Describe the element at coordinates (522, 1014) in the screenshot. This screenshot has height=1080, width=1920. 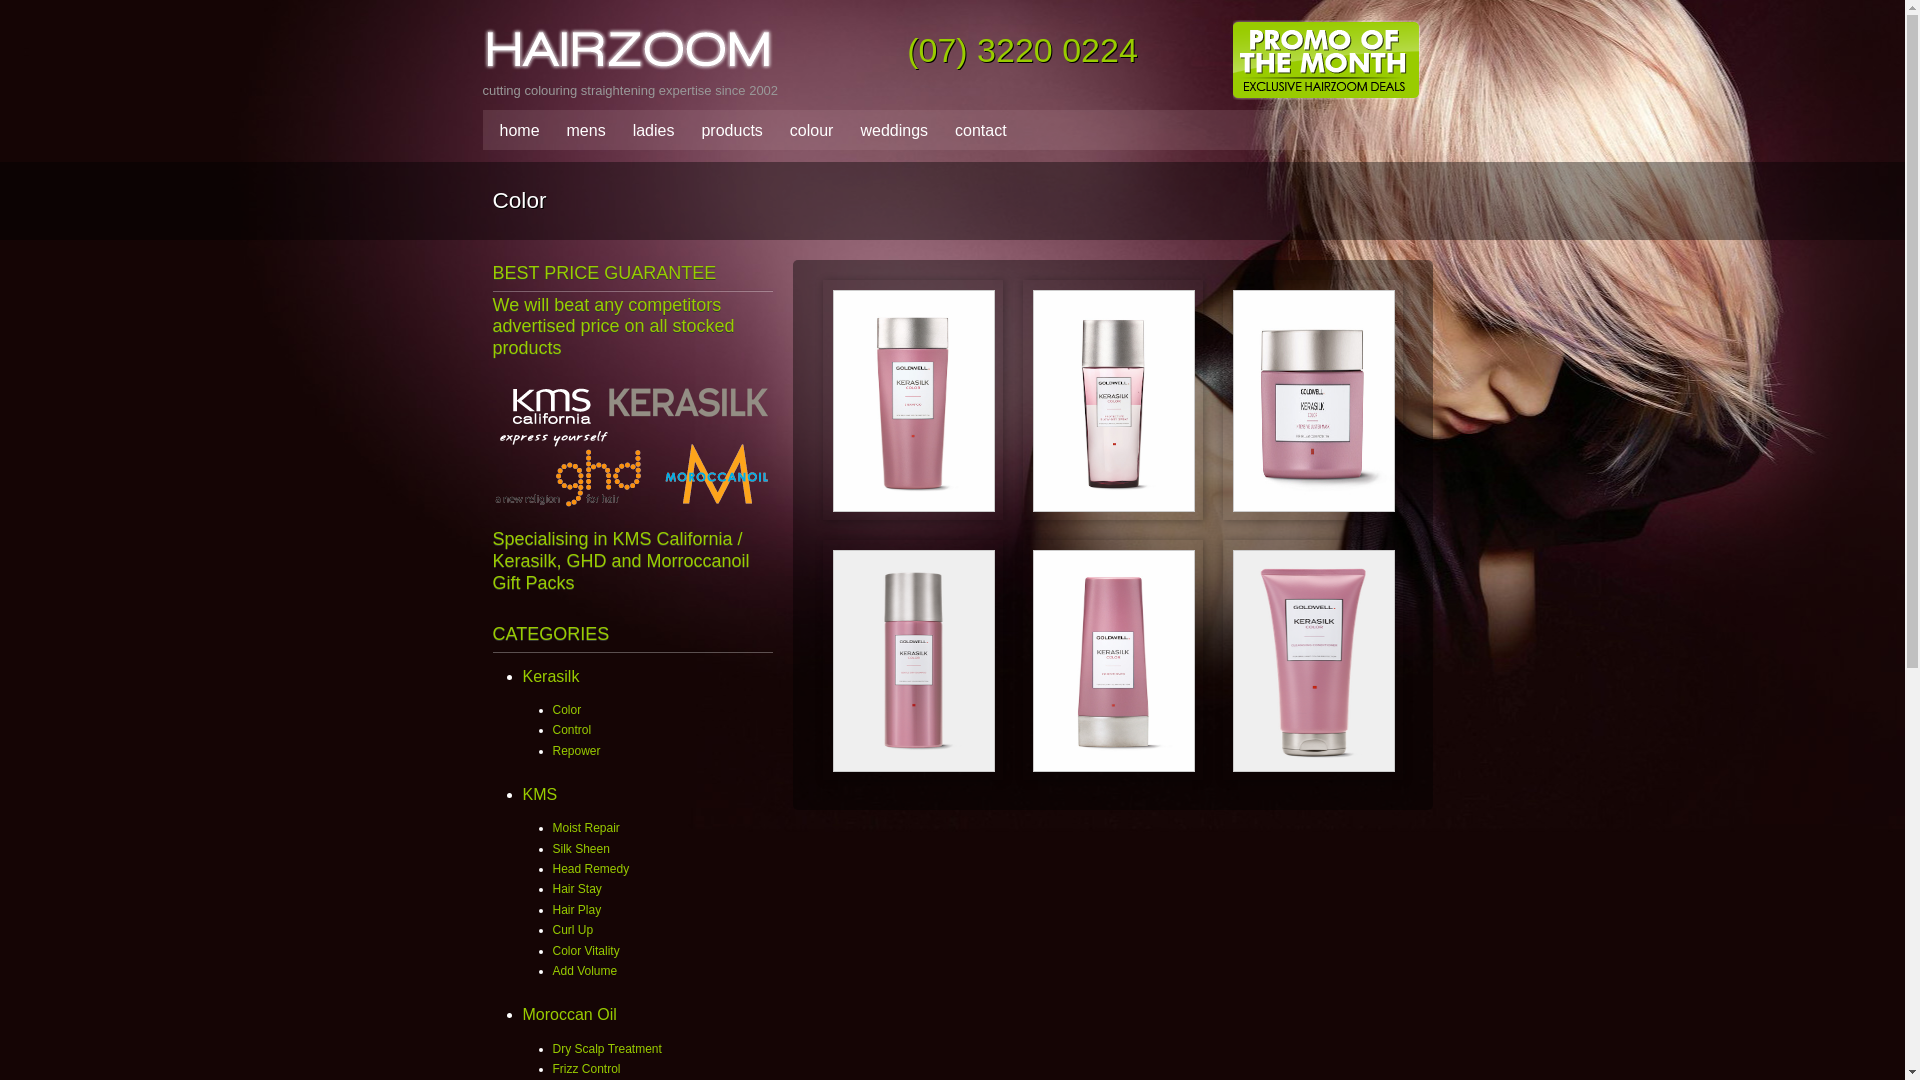
I see `'Moroccan Oil'` at that location.